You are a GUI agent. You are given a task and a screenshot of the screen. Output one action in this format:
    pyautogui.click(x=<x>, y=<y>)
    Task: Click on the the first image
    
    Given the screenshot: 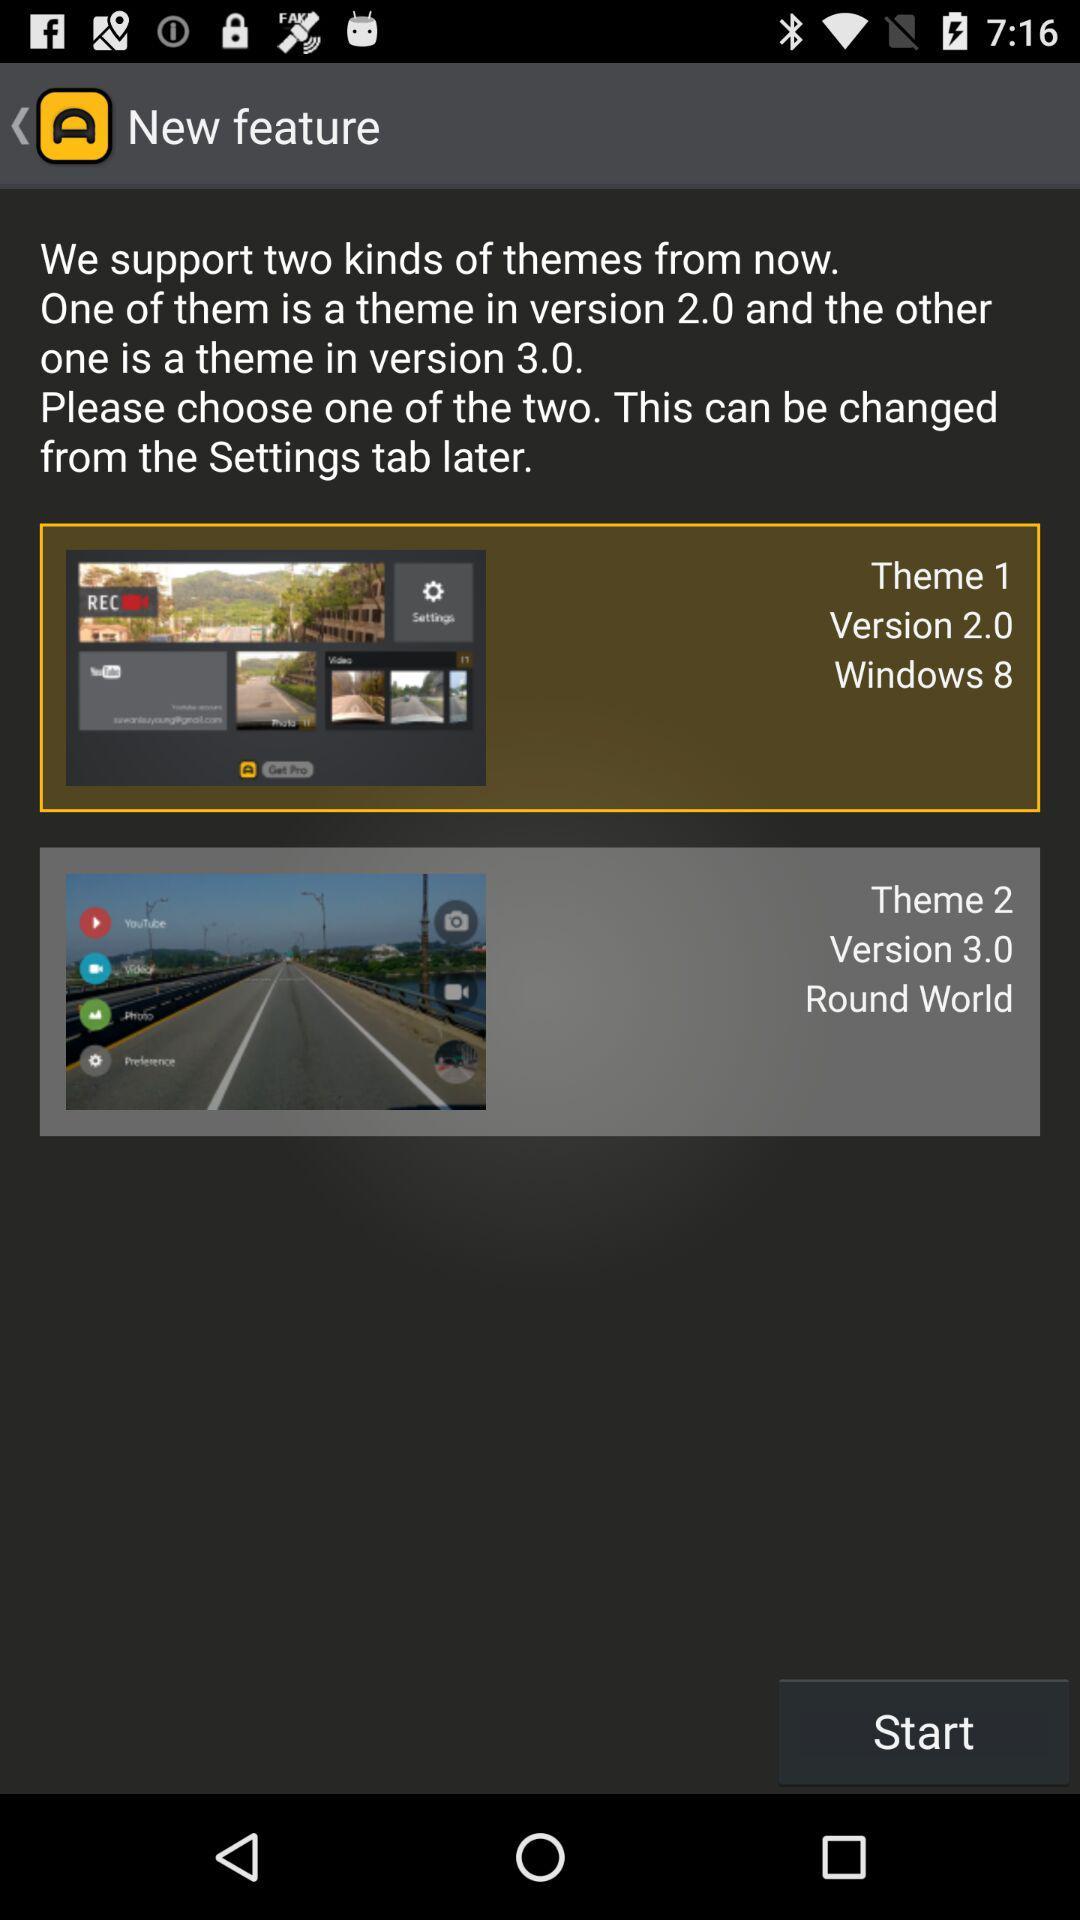 What is the action you would take?
    pyautogui.click(x=276, y=667)
    